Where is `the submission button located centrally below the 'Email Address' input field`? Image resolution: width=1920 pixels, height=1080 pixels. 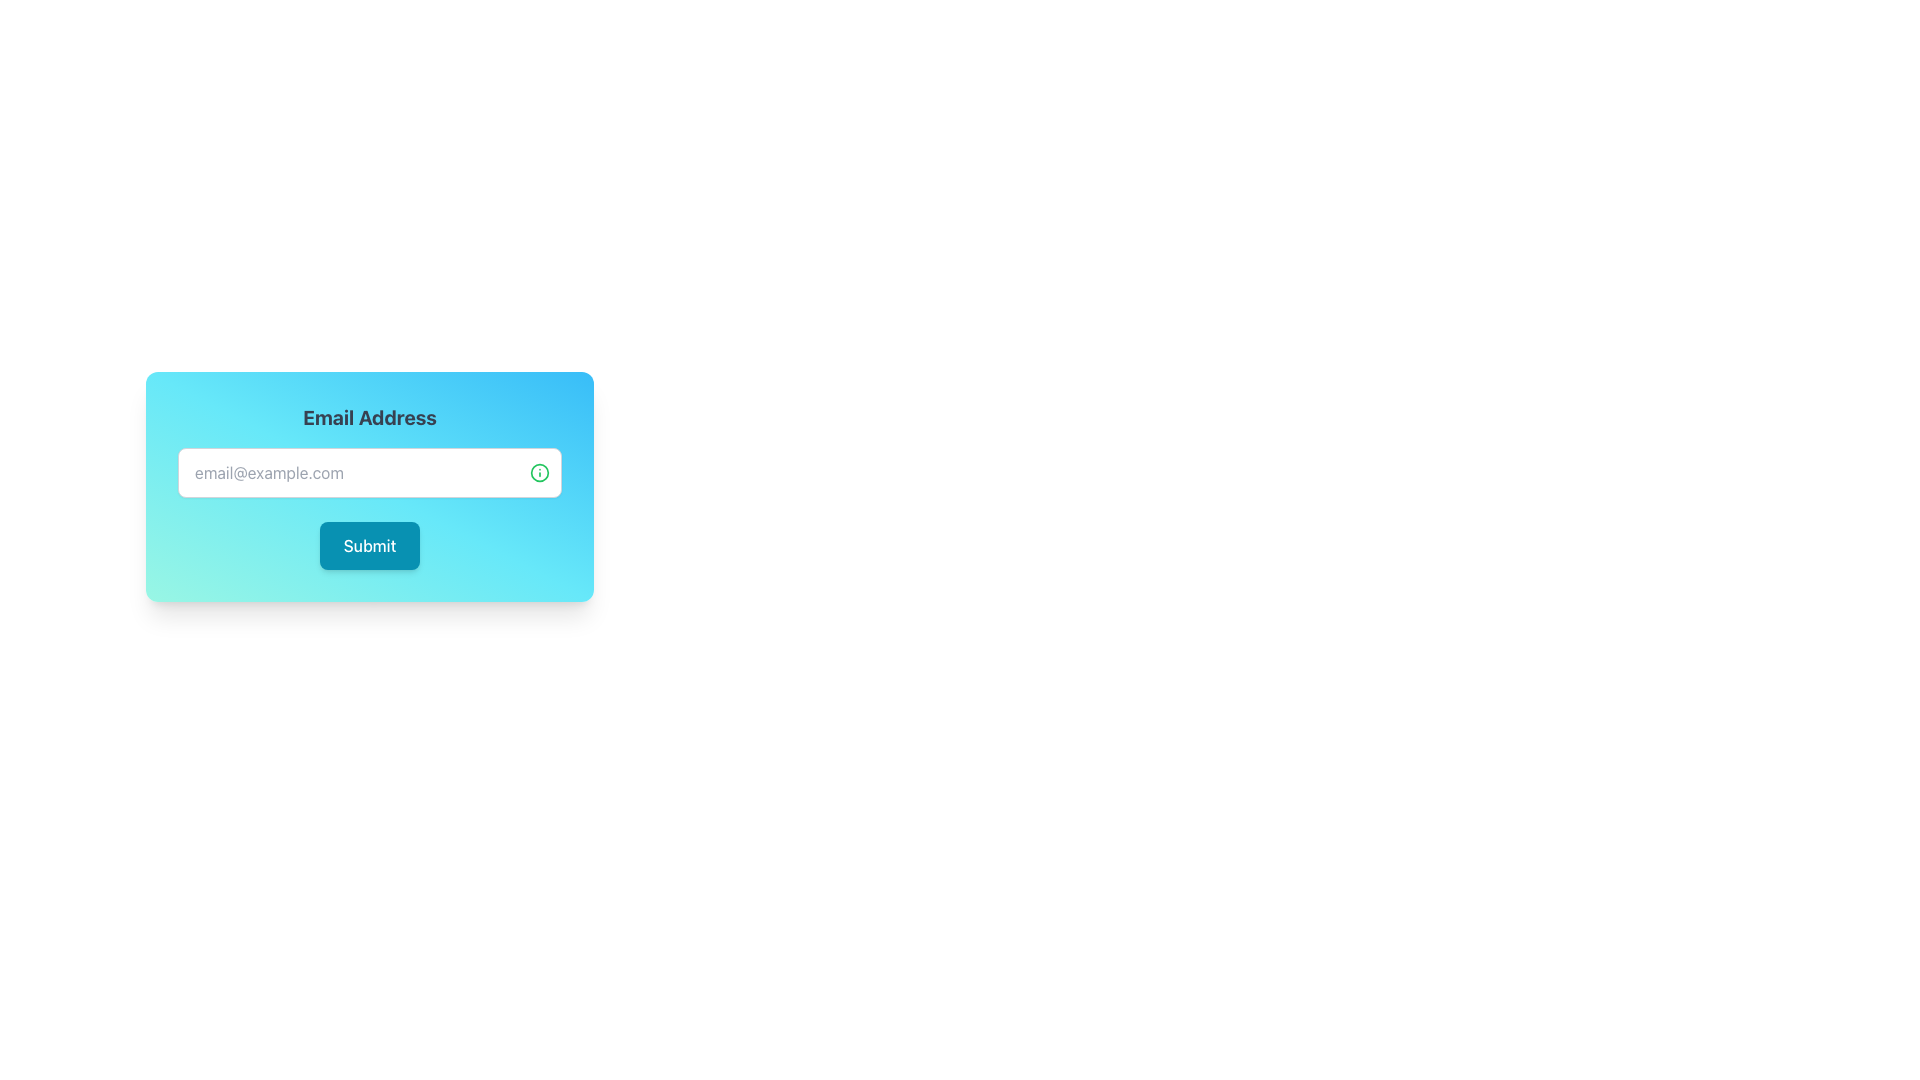
the submission button located centrally below the 'Email Address' input field is located at coordinates (369, 546).